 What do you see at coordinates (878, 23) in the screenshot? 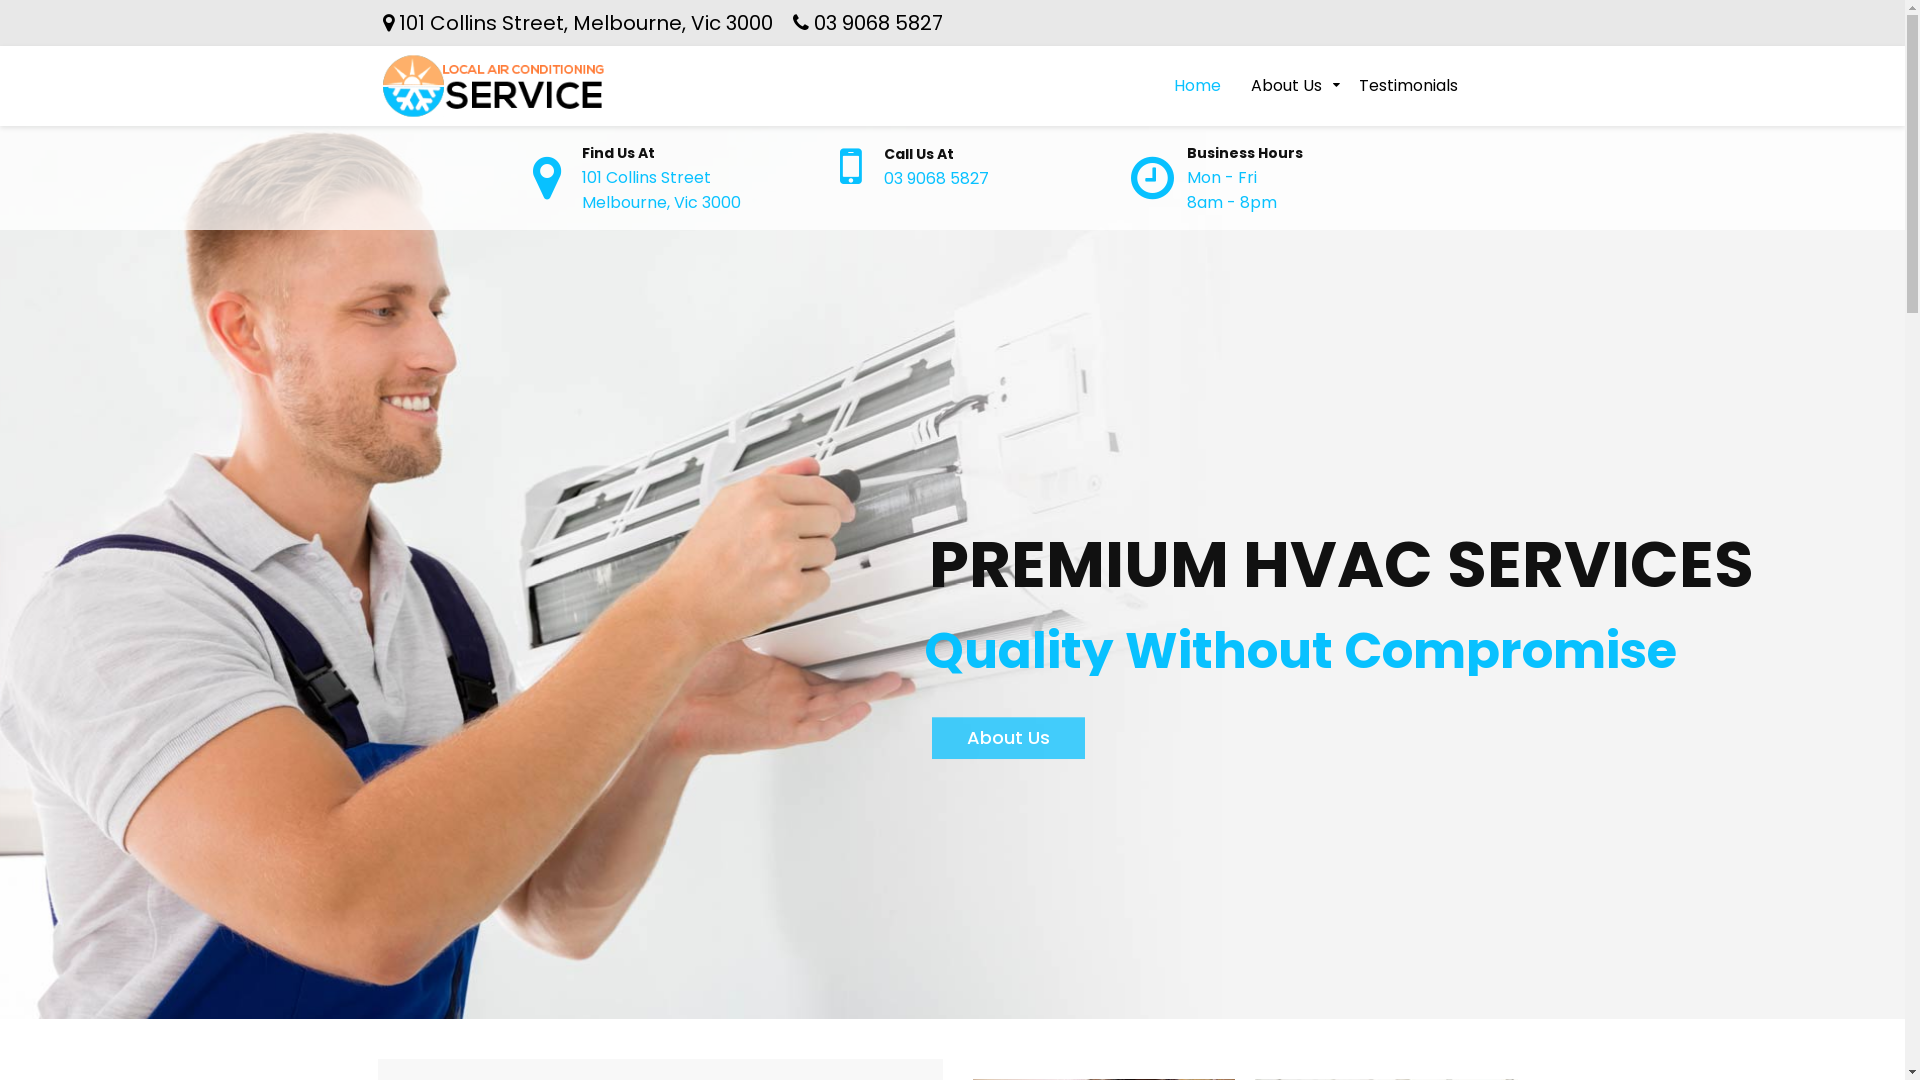
I see `'03 9068 5827'` at bounding box center [878, 23].